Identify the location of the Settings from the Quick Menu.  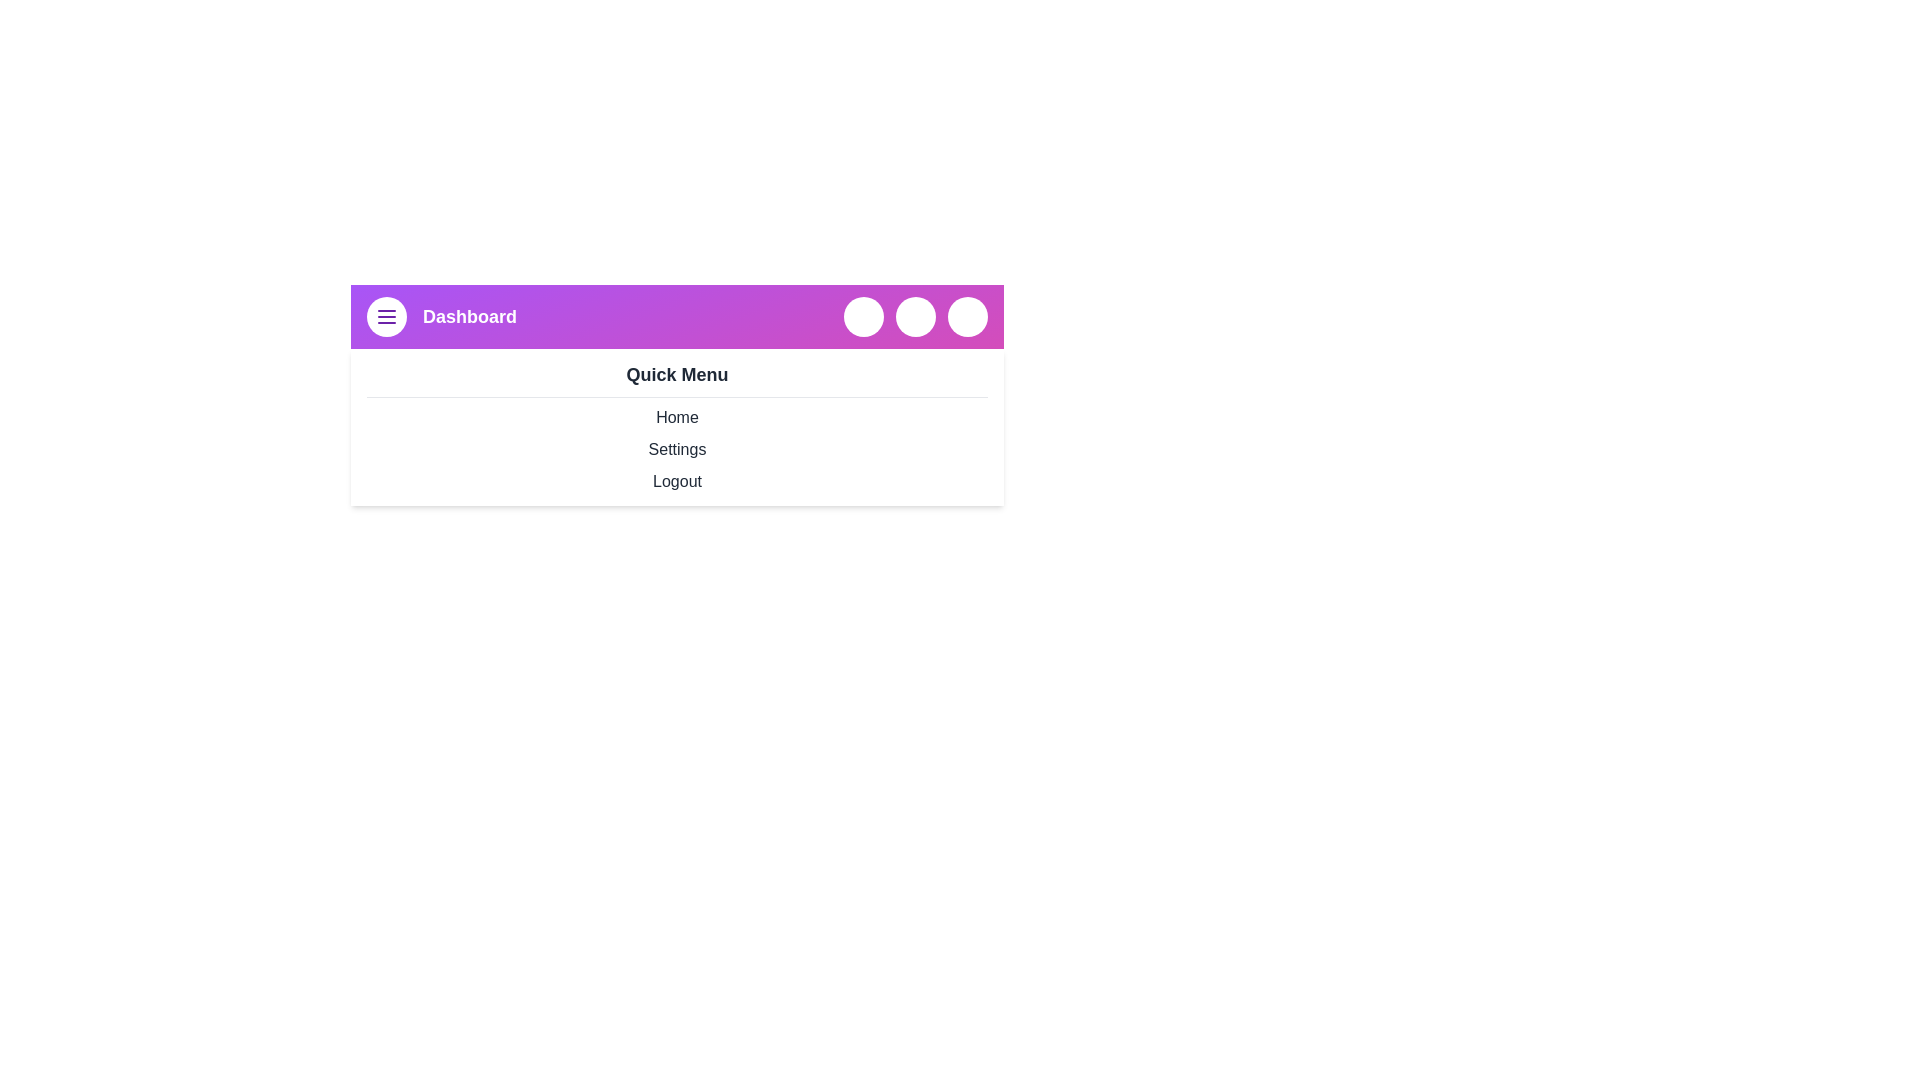
(677, 450).